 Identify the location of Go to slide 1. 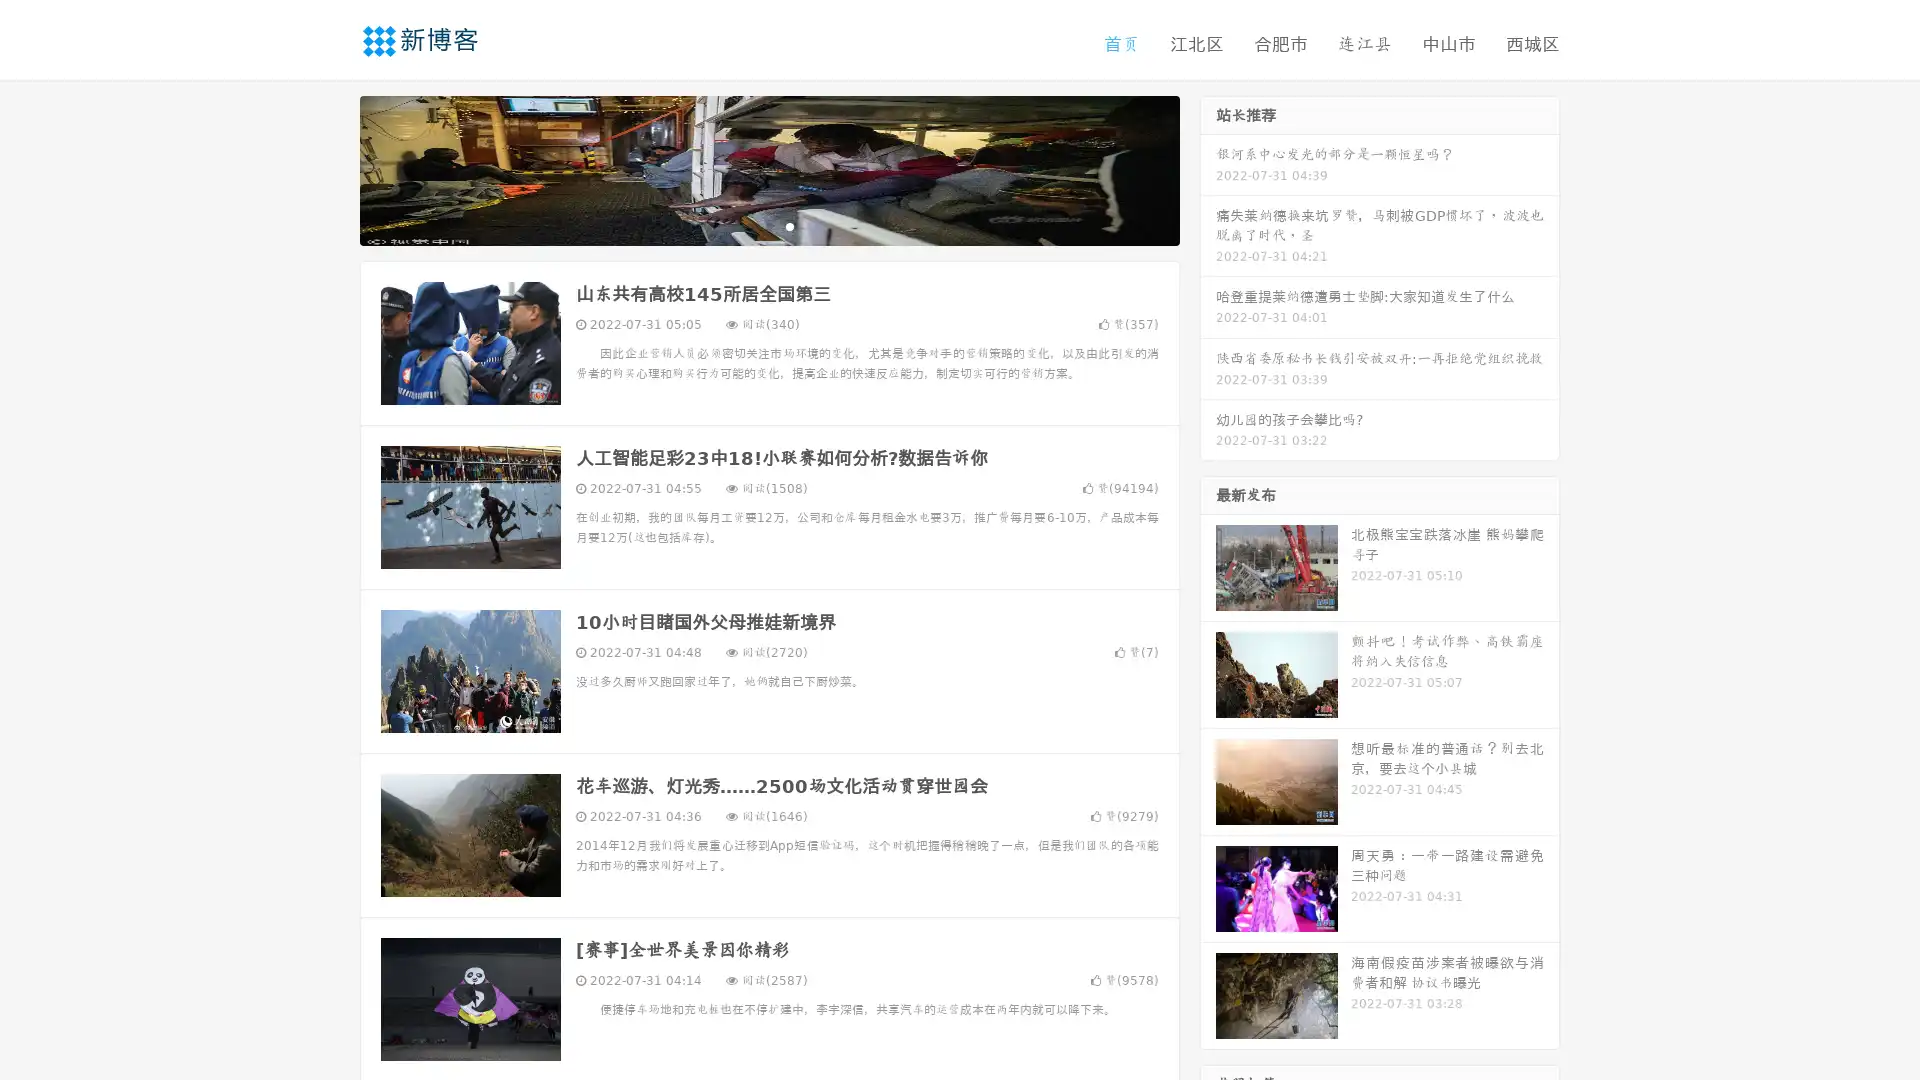
(748, 225).